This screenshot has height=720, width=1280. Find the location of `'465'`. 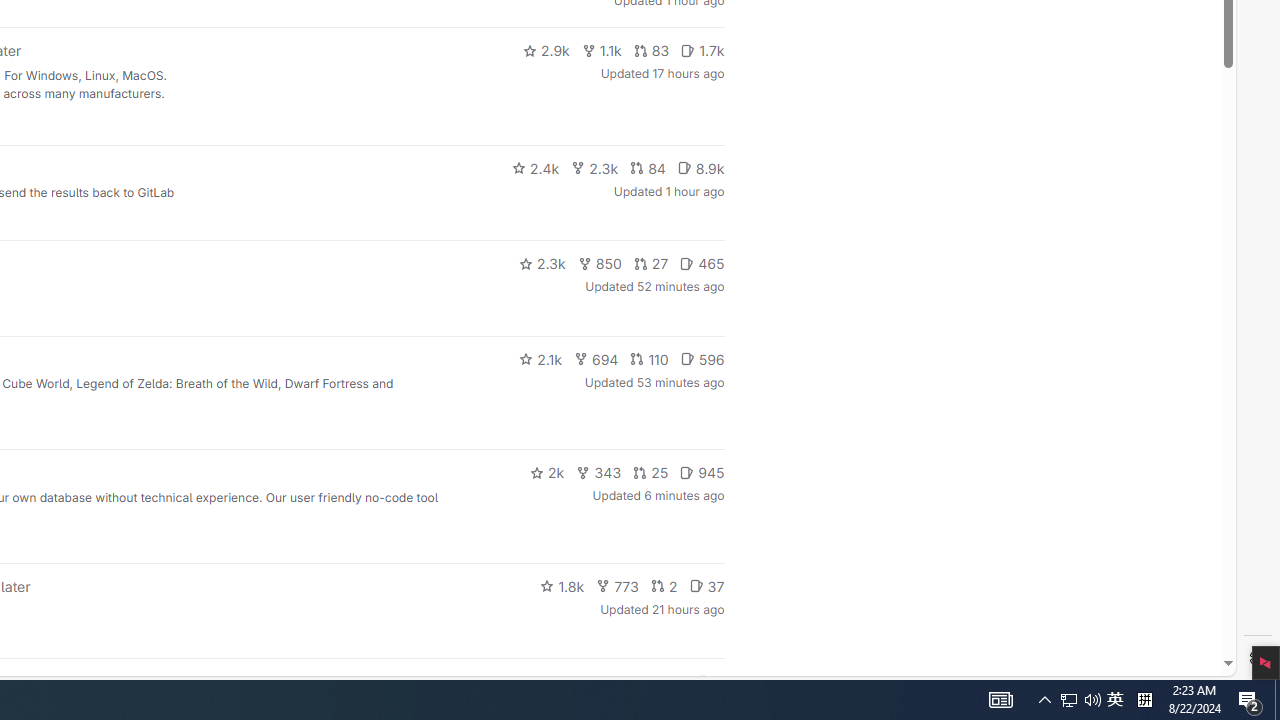

'465' is located at coordinates (702, 262).